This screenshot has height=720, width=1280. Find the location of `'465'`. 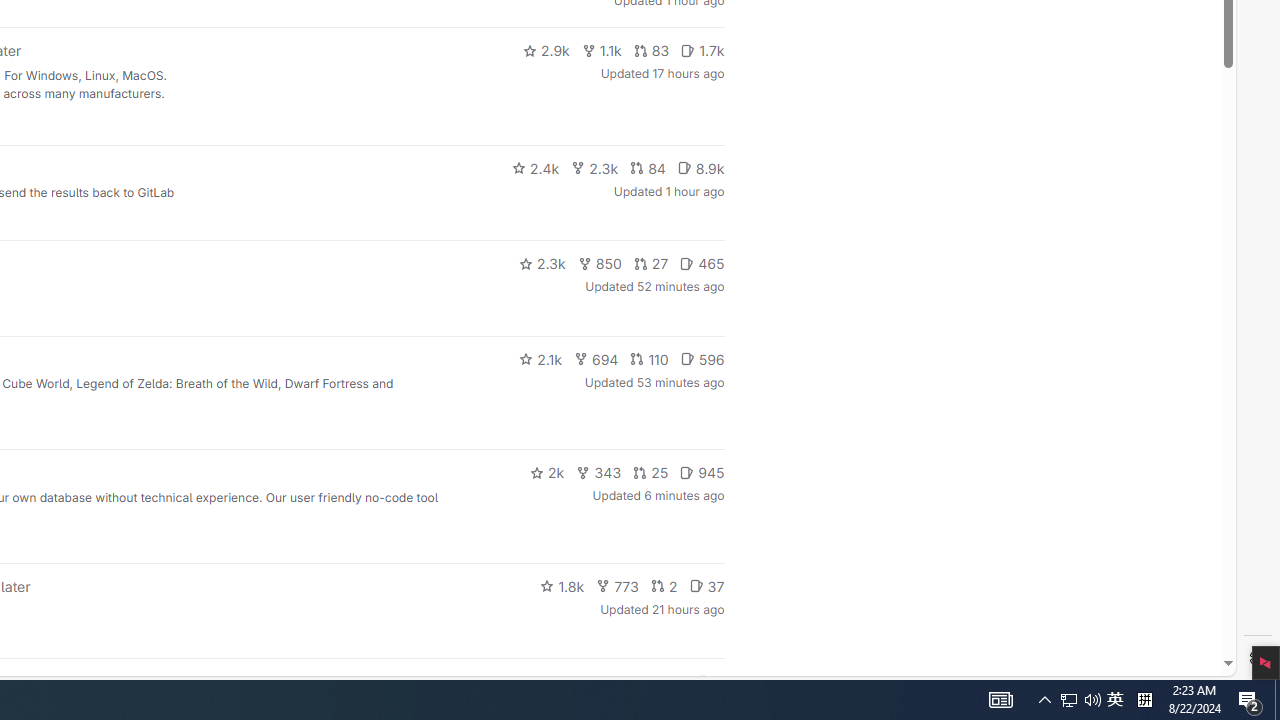

'465' is located at coordinates (702, 262).